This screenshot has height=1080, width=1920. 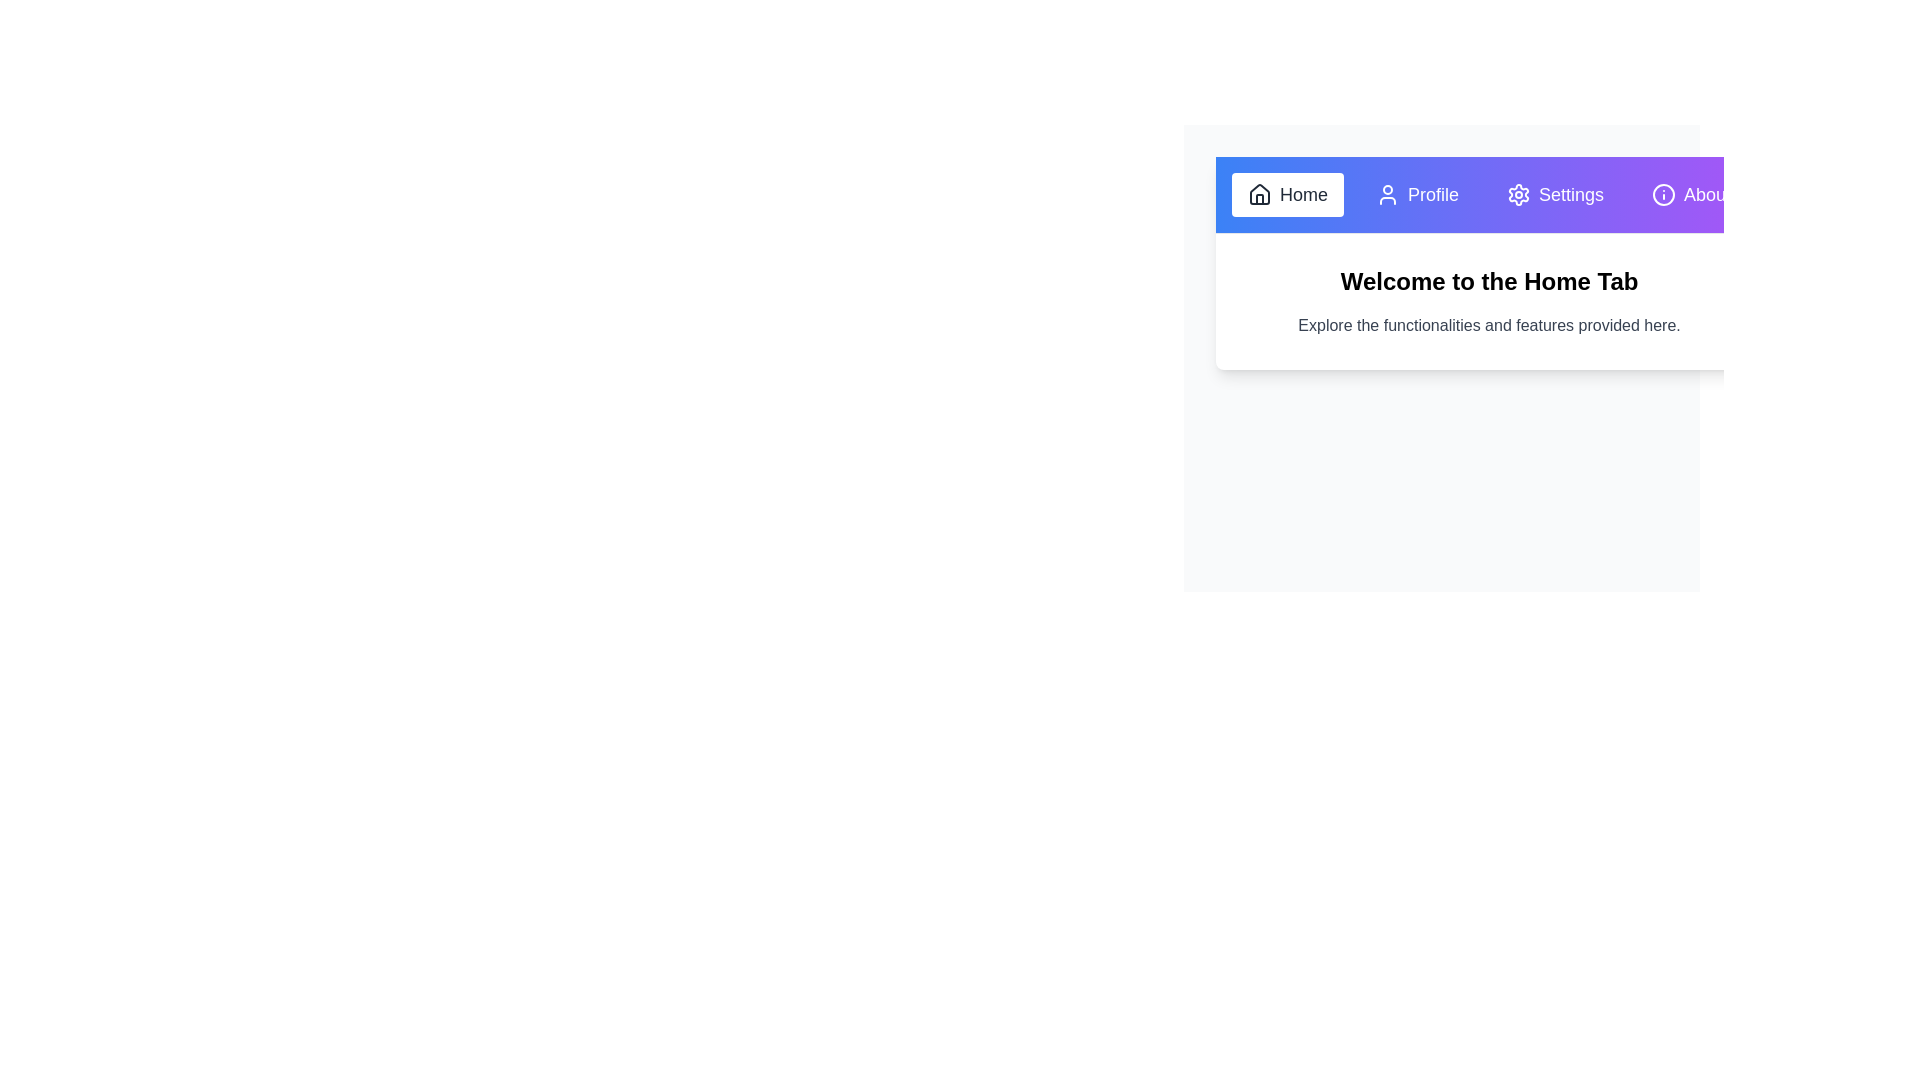 I want to click on the 'Settings' navigational button, which is the third button in the horizontal navigation bar, so click(x=1554, y=195).